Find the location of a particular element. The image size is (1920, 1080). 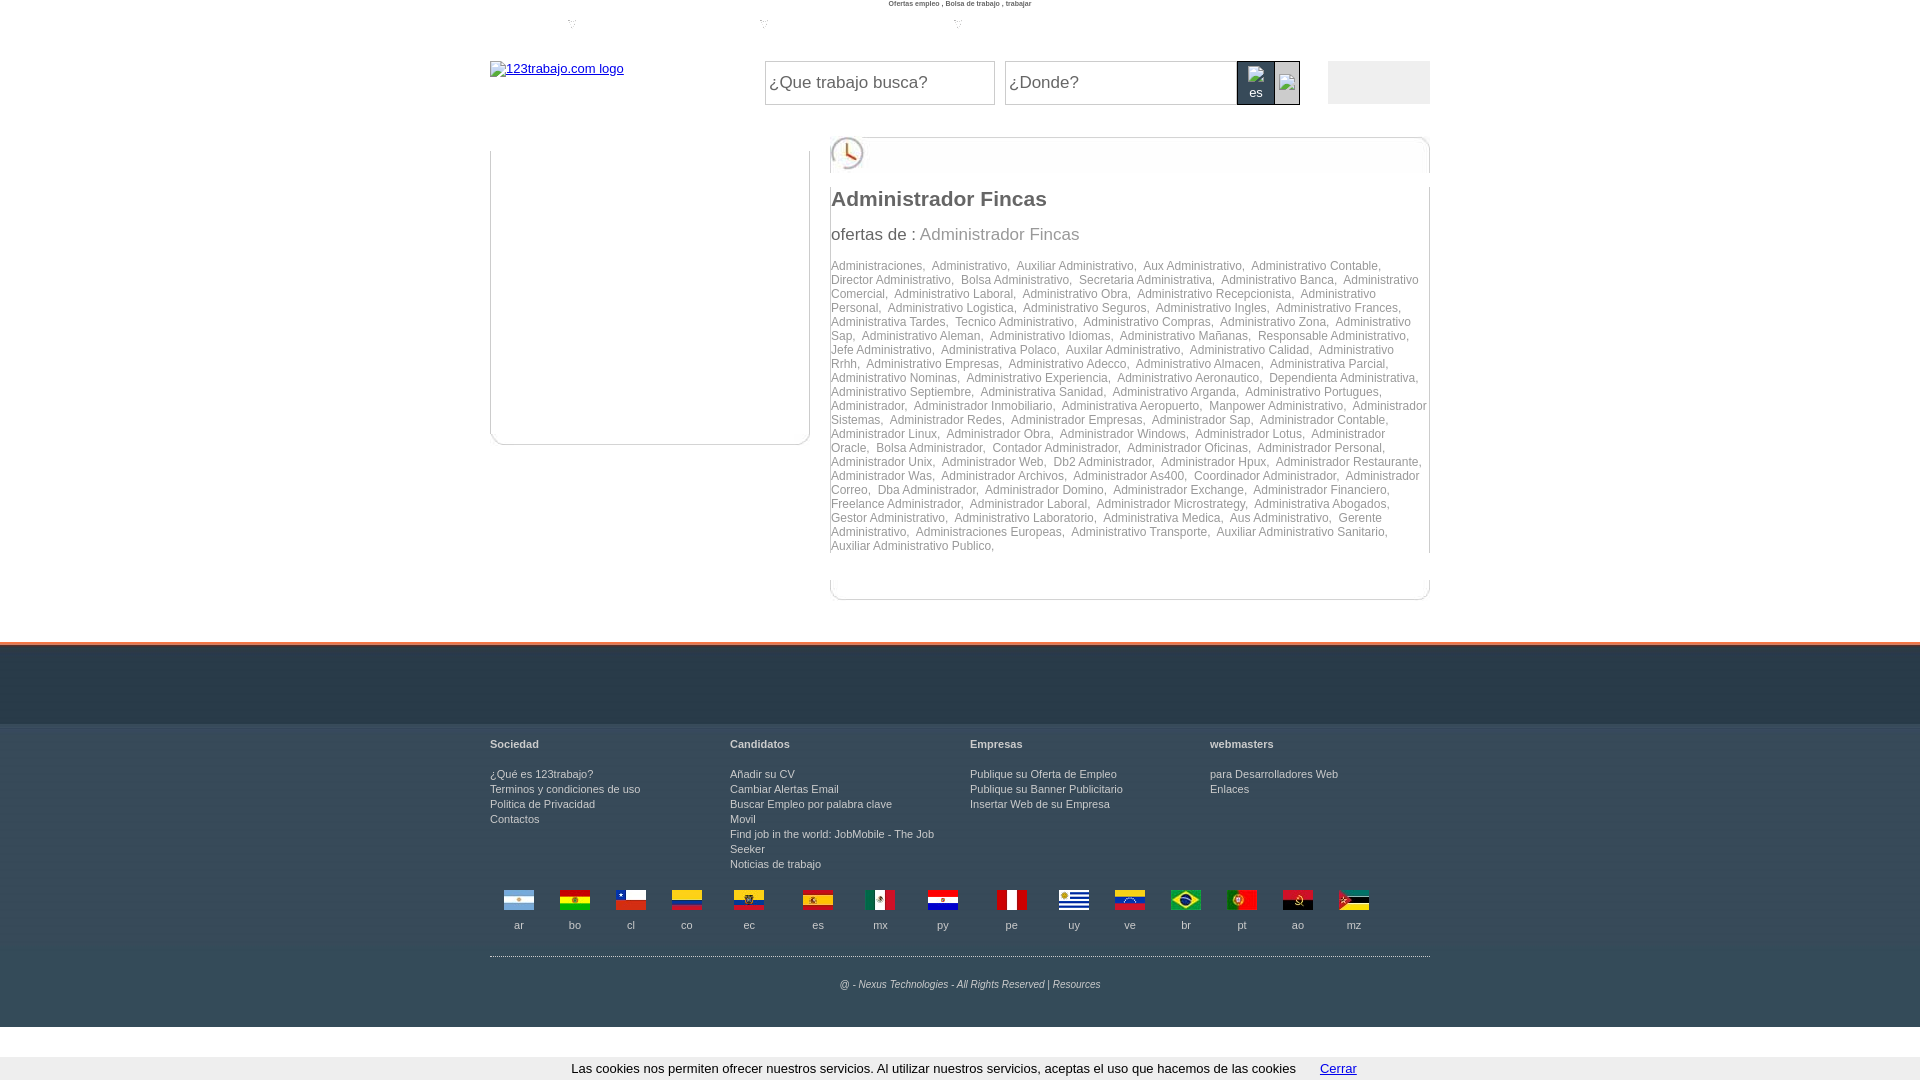

'Administrativo Laboratorio, ' is located at coordinates (953, 516).